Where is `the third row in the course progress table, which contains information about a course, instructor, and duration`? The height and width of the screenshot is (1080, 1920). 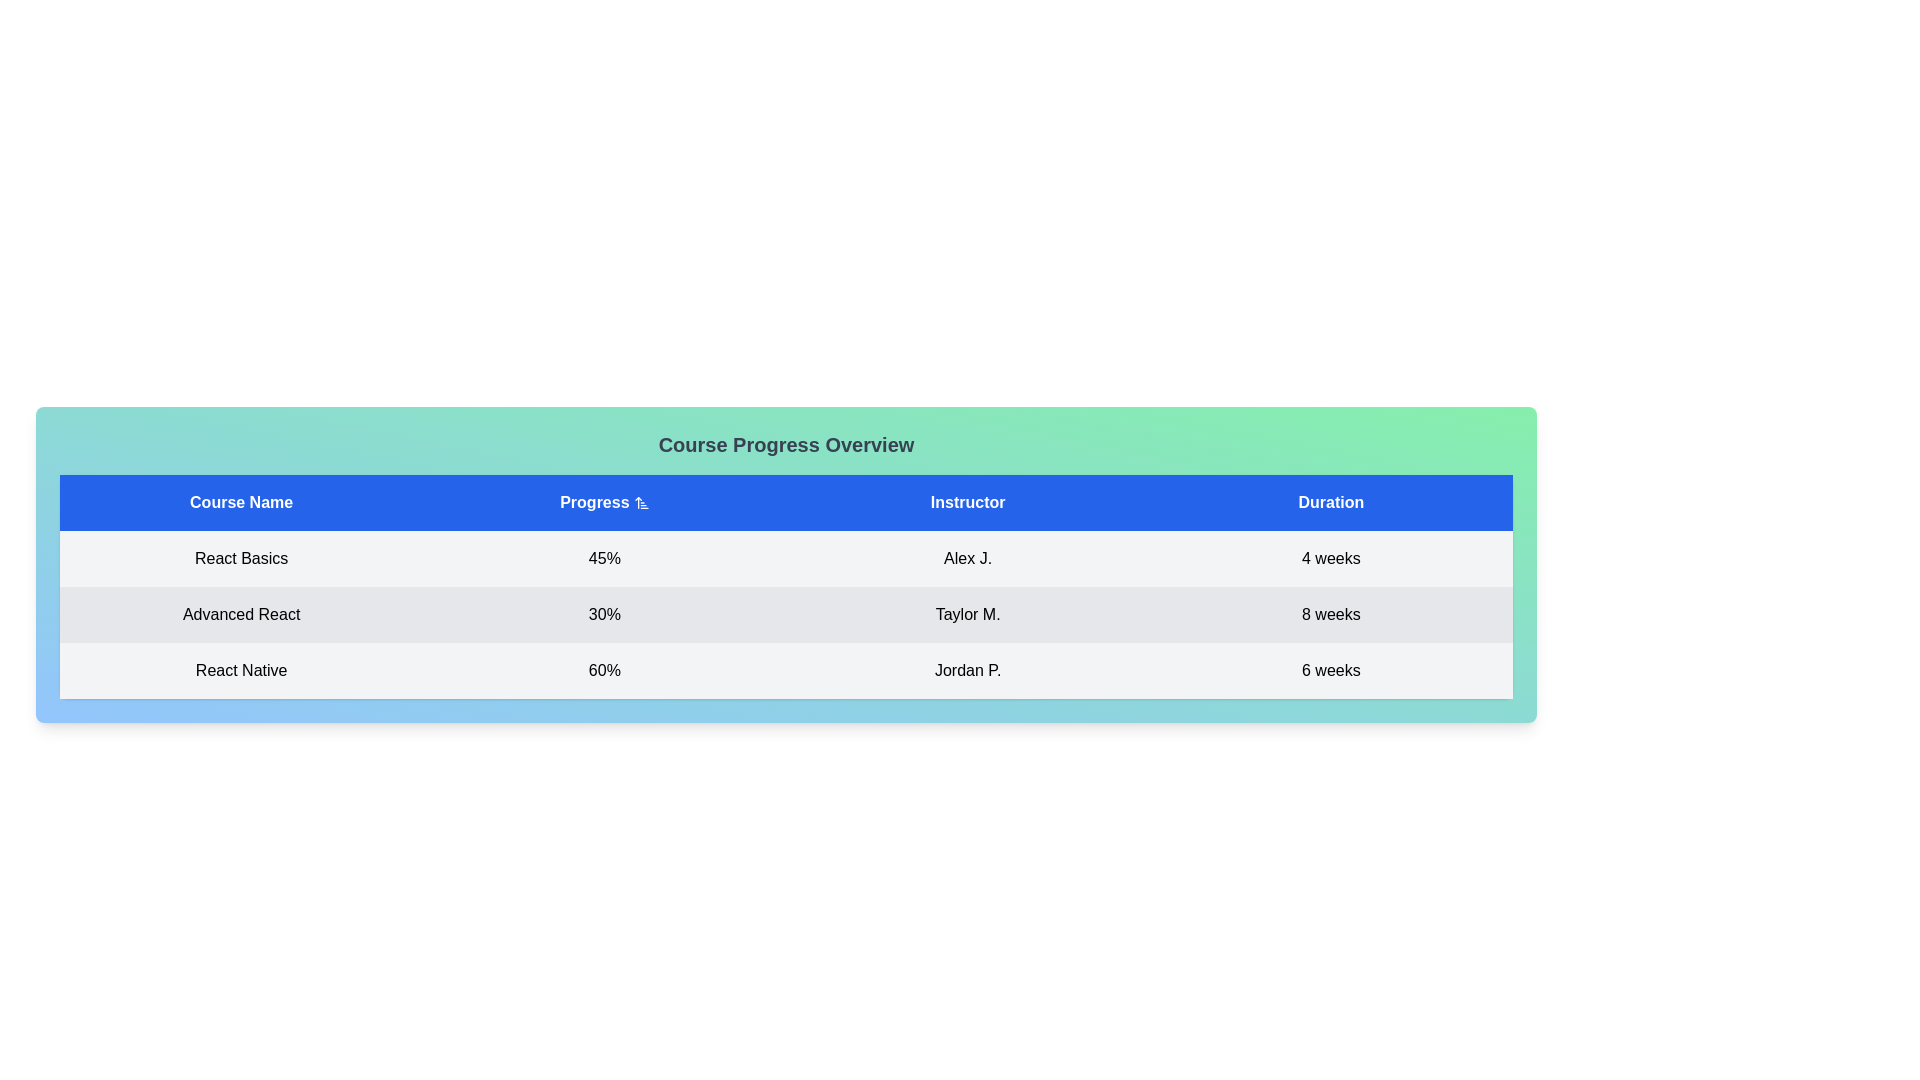 the third row in the course progress table, which contains information about a course, instructor, and duration is located at coordinates (785, 671).